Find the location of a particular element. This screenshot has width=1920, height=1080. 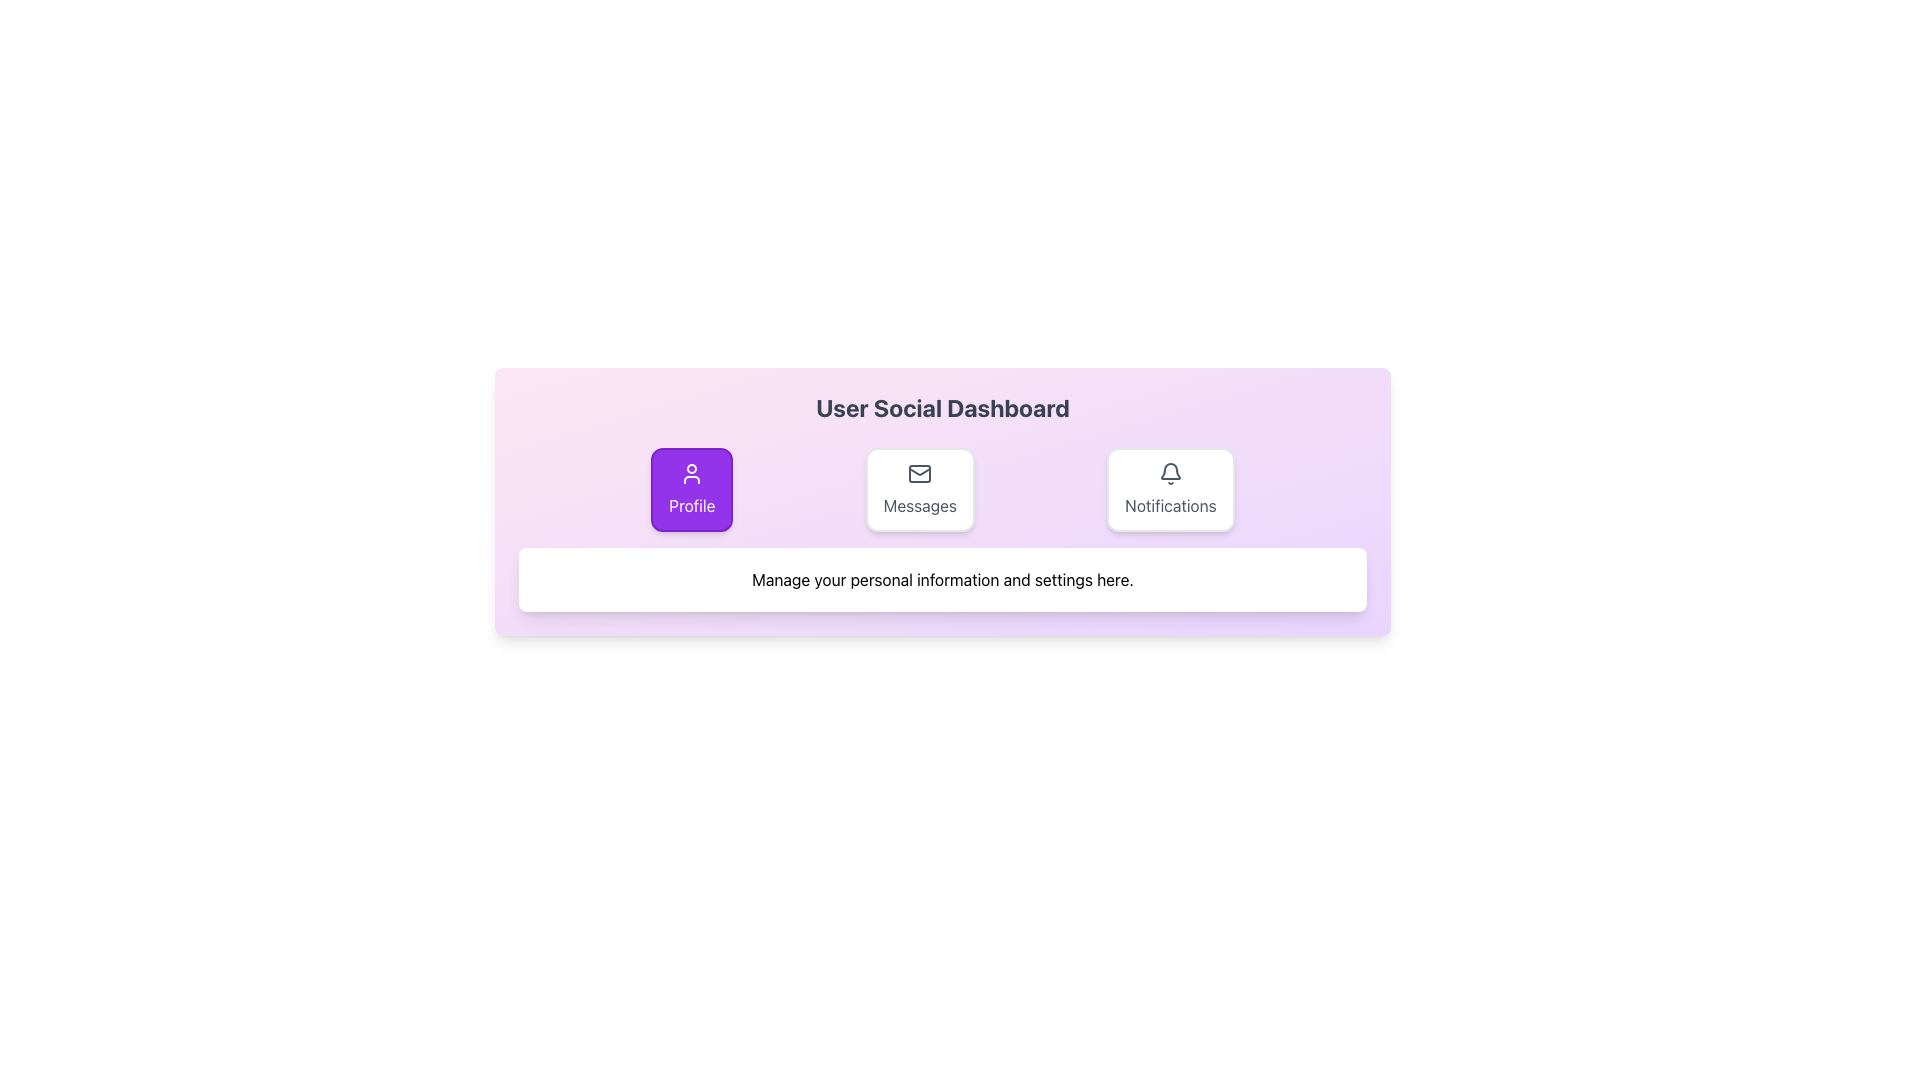

text content of the 'Messages' label, which is displayed in gray sans-serif font, centered within a white rectangular card below the envelope icon is located at coordinates (919, 504).